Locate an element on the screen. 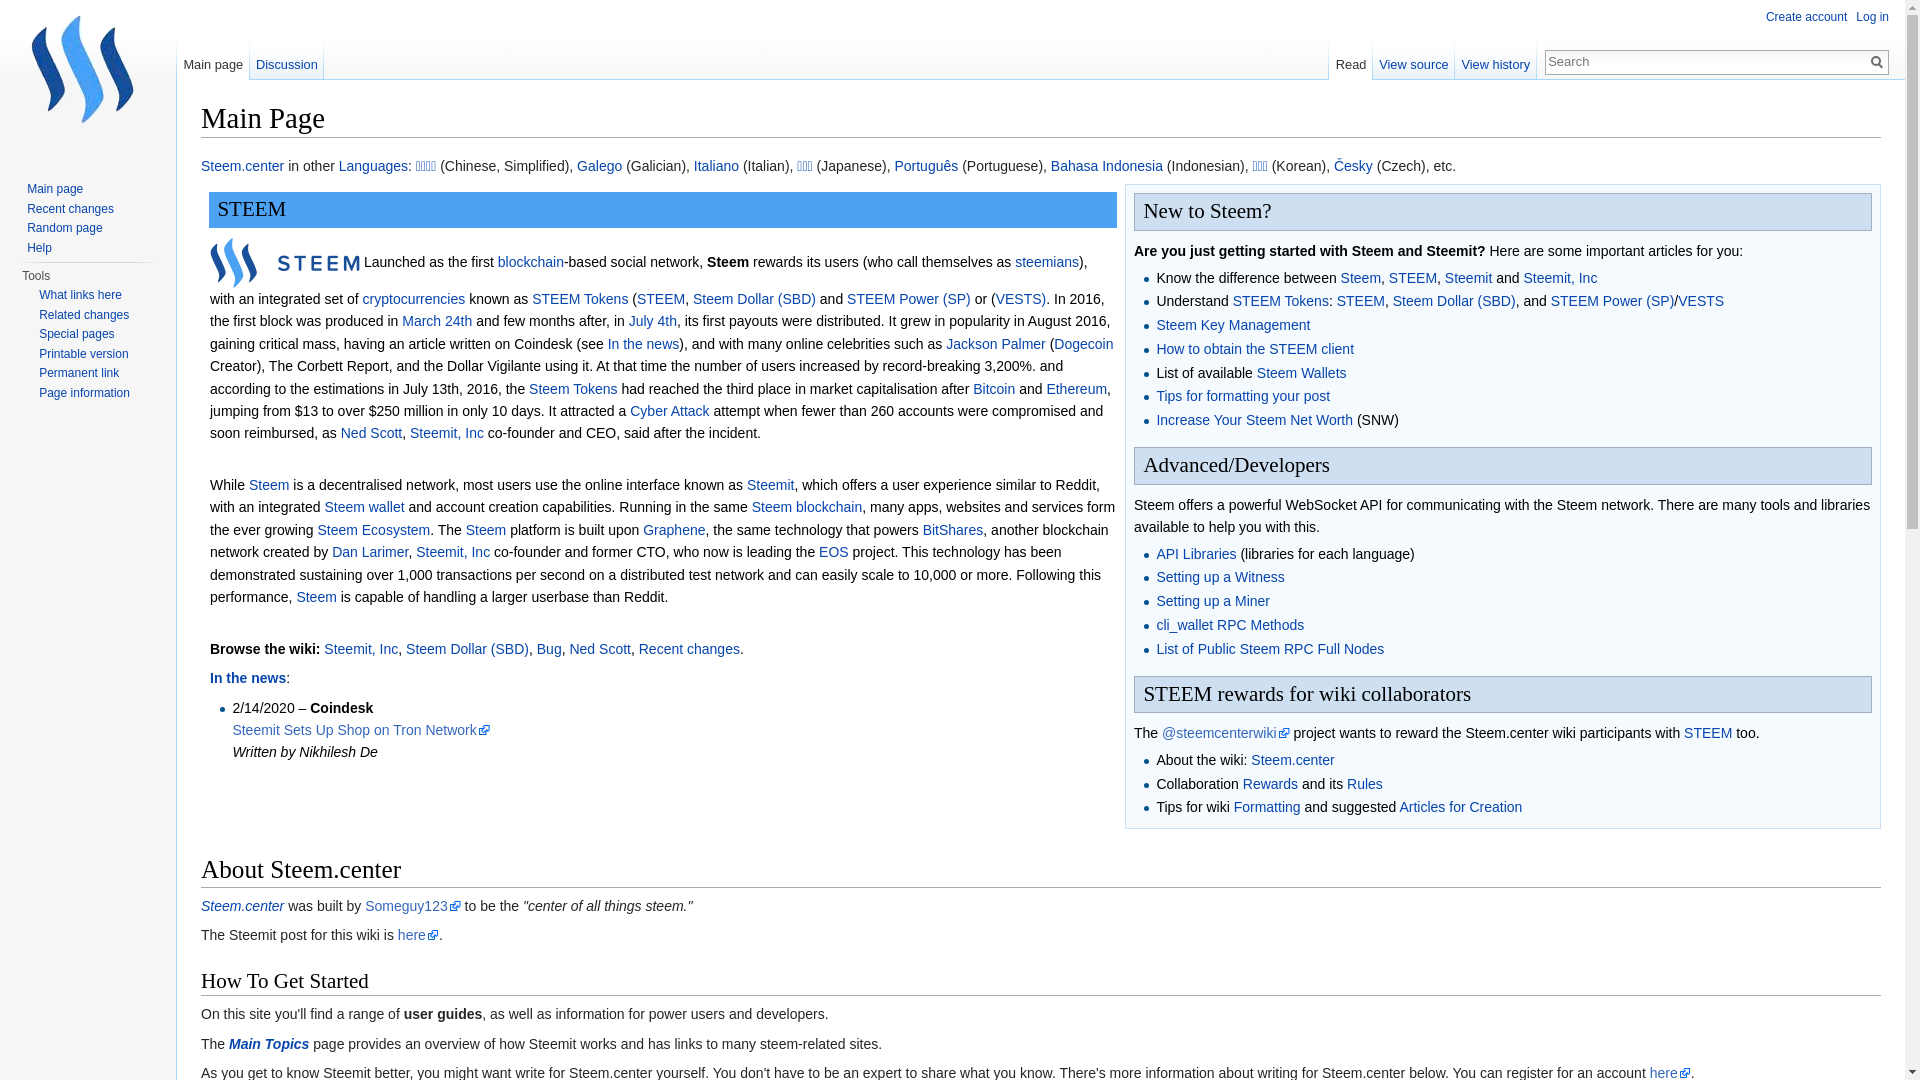  'Steemit Sets Up Shop on Tron Network' is located at coordinates (360, 729).